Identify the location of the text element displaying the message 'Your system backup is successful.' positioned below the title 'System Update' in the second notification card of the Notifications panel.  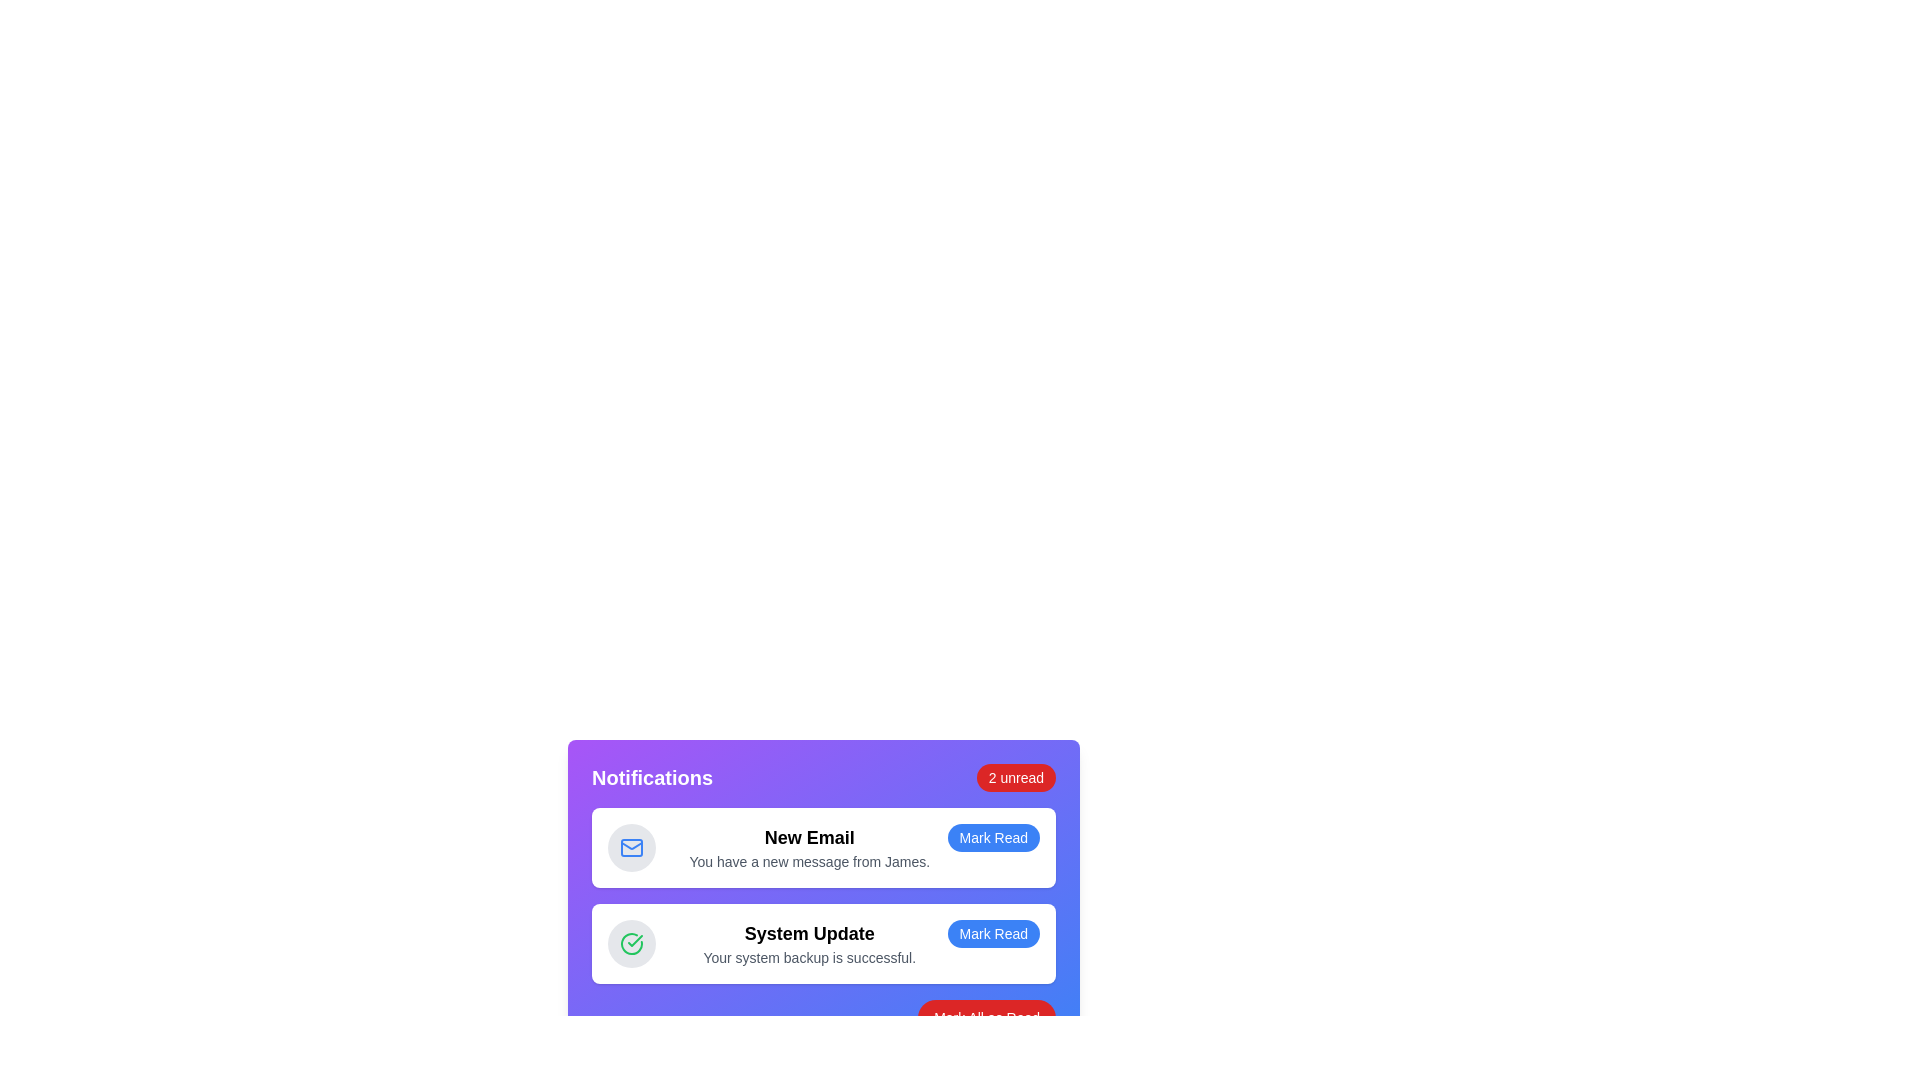
(809, 956).